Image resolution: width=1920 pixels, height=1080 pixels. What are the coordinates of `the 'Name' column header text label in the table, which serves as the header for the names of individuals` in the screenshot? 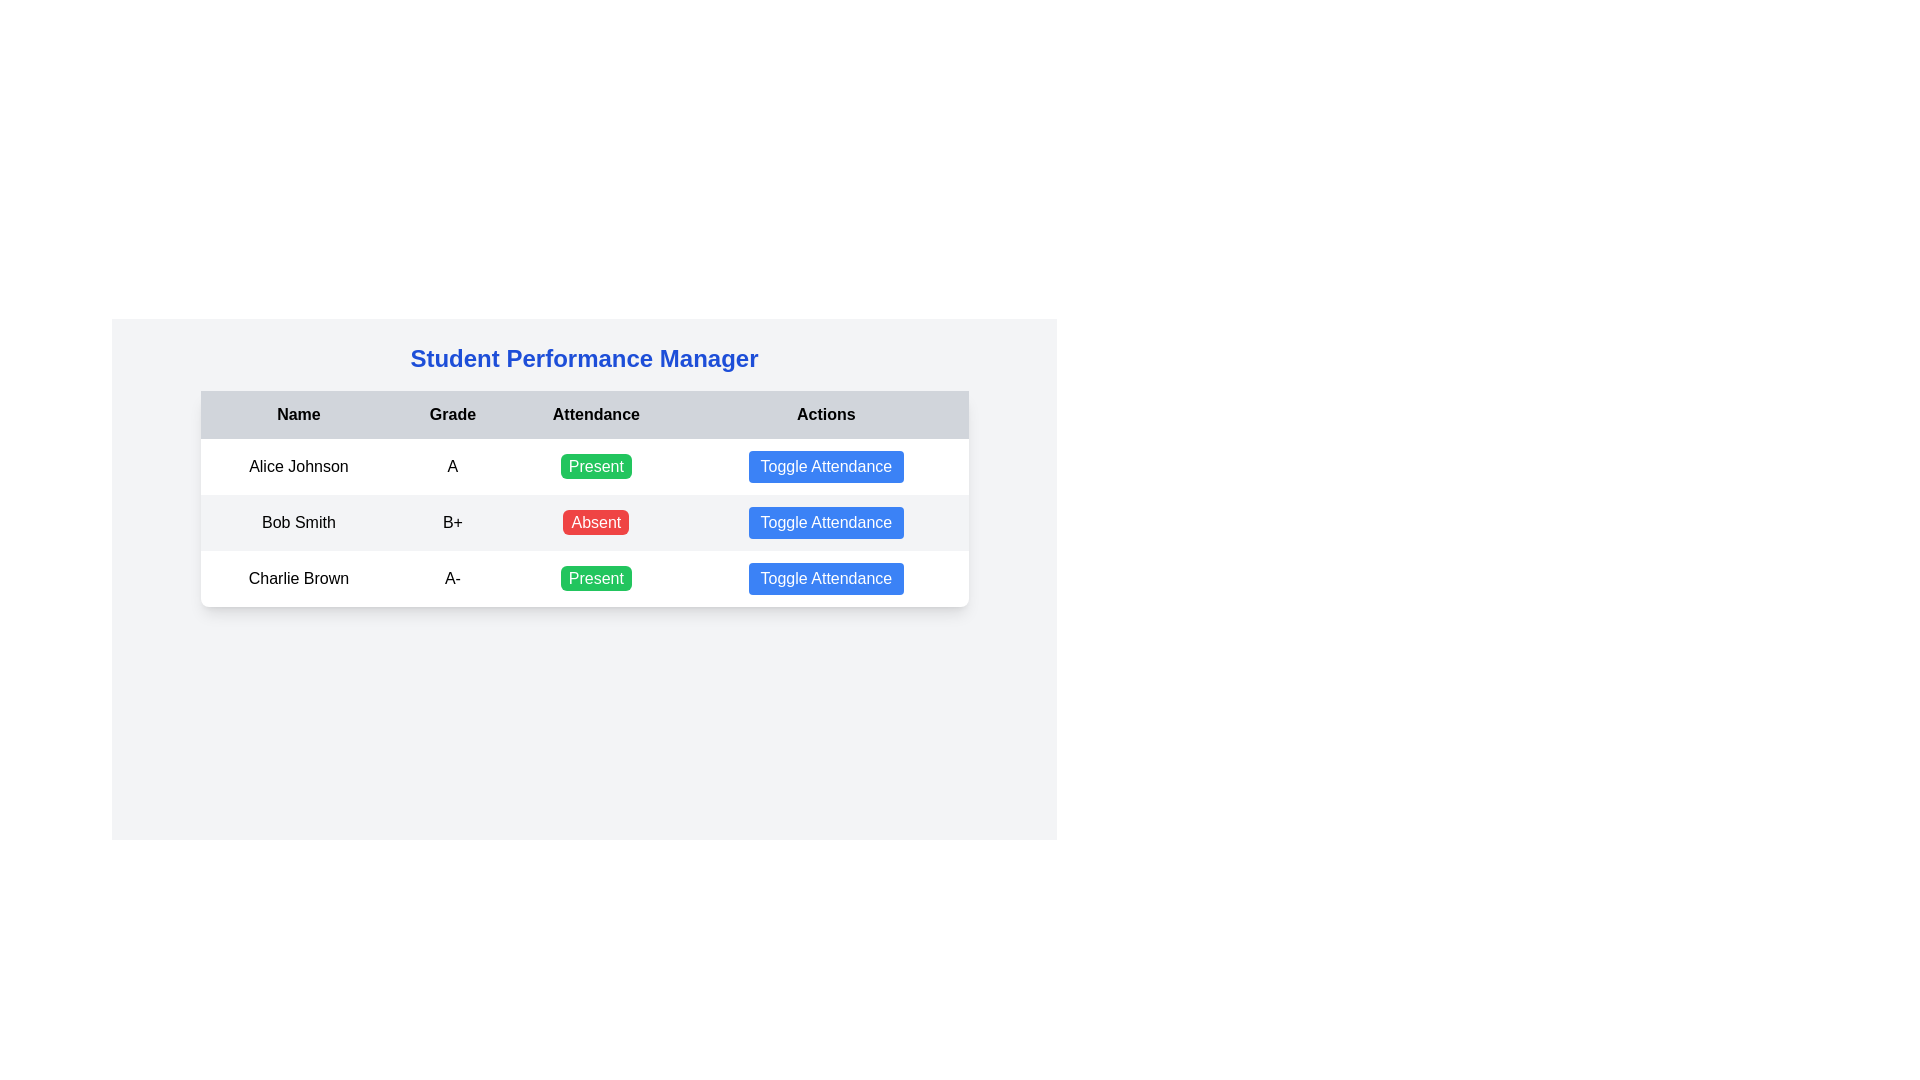 It's located at (297, 414).